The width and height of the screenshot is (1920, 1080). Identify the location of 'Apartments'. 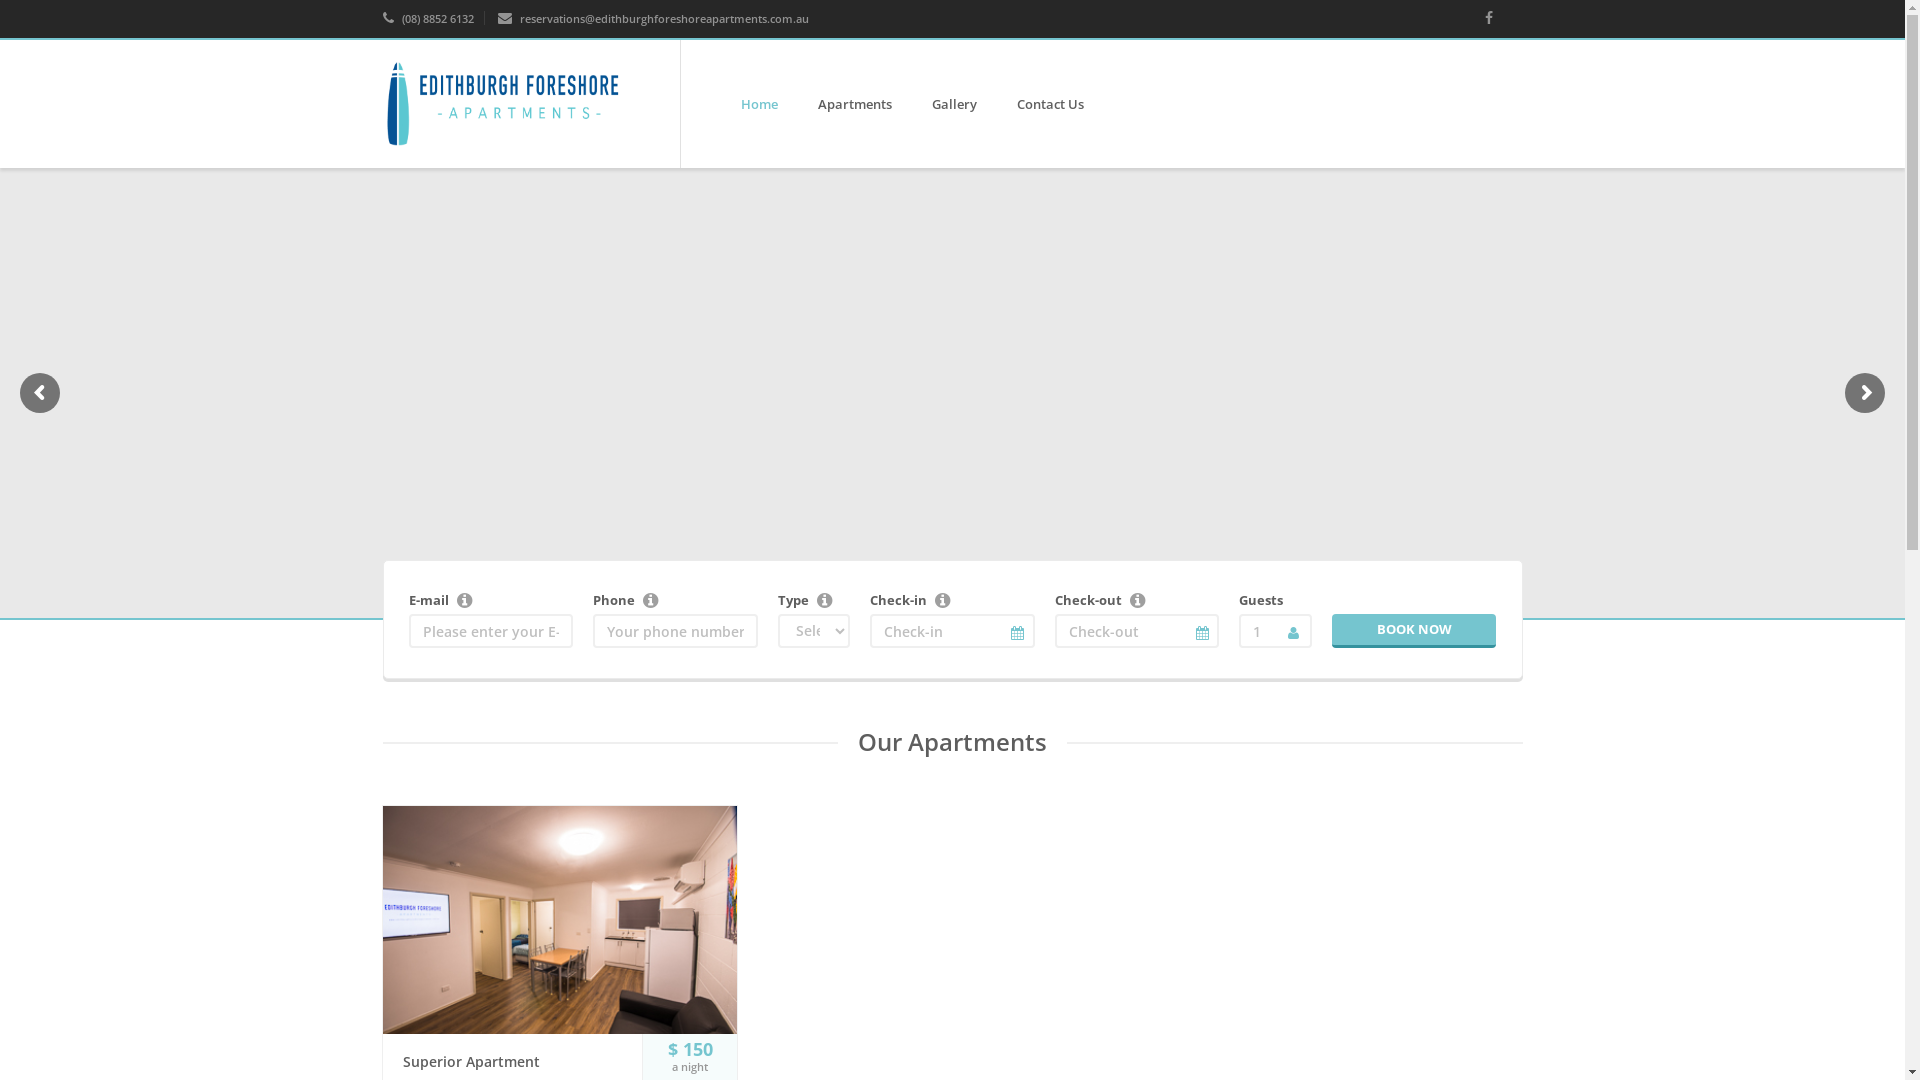
(854, 104).